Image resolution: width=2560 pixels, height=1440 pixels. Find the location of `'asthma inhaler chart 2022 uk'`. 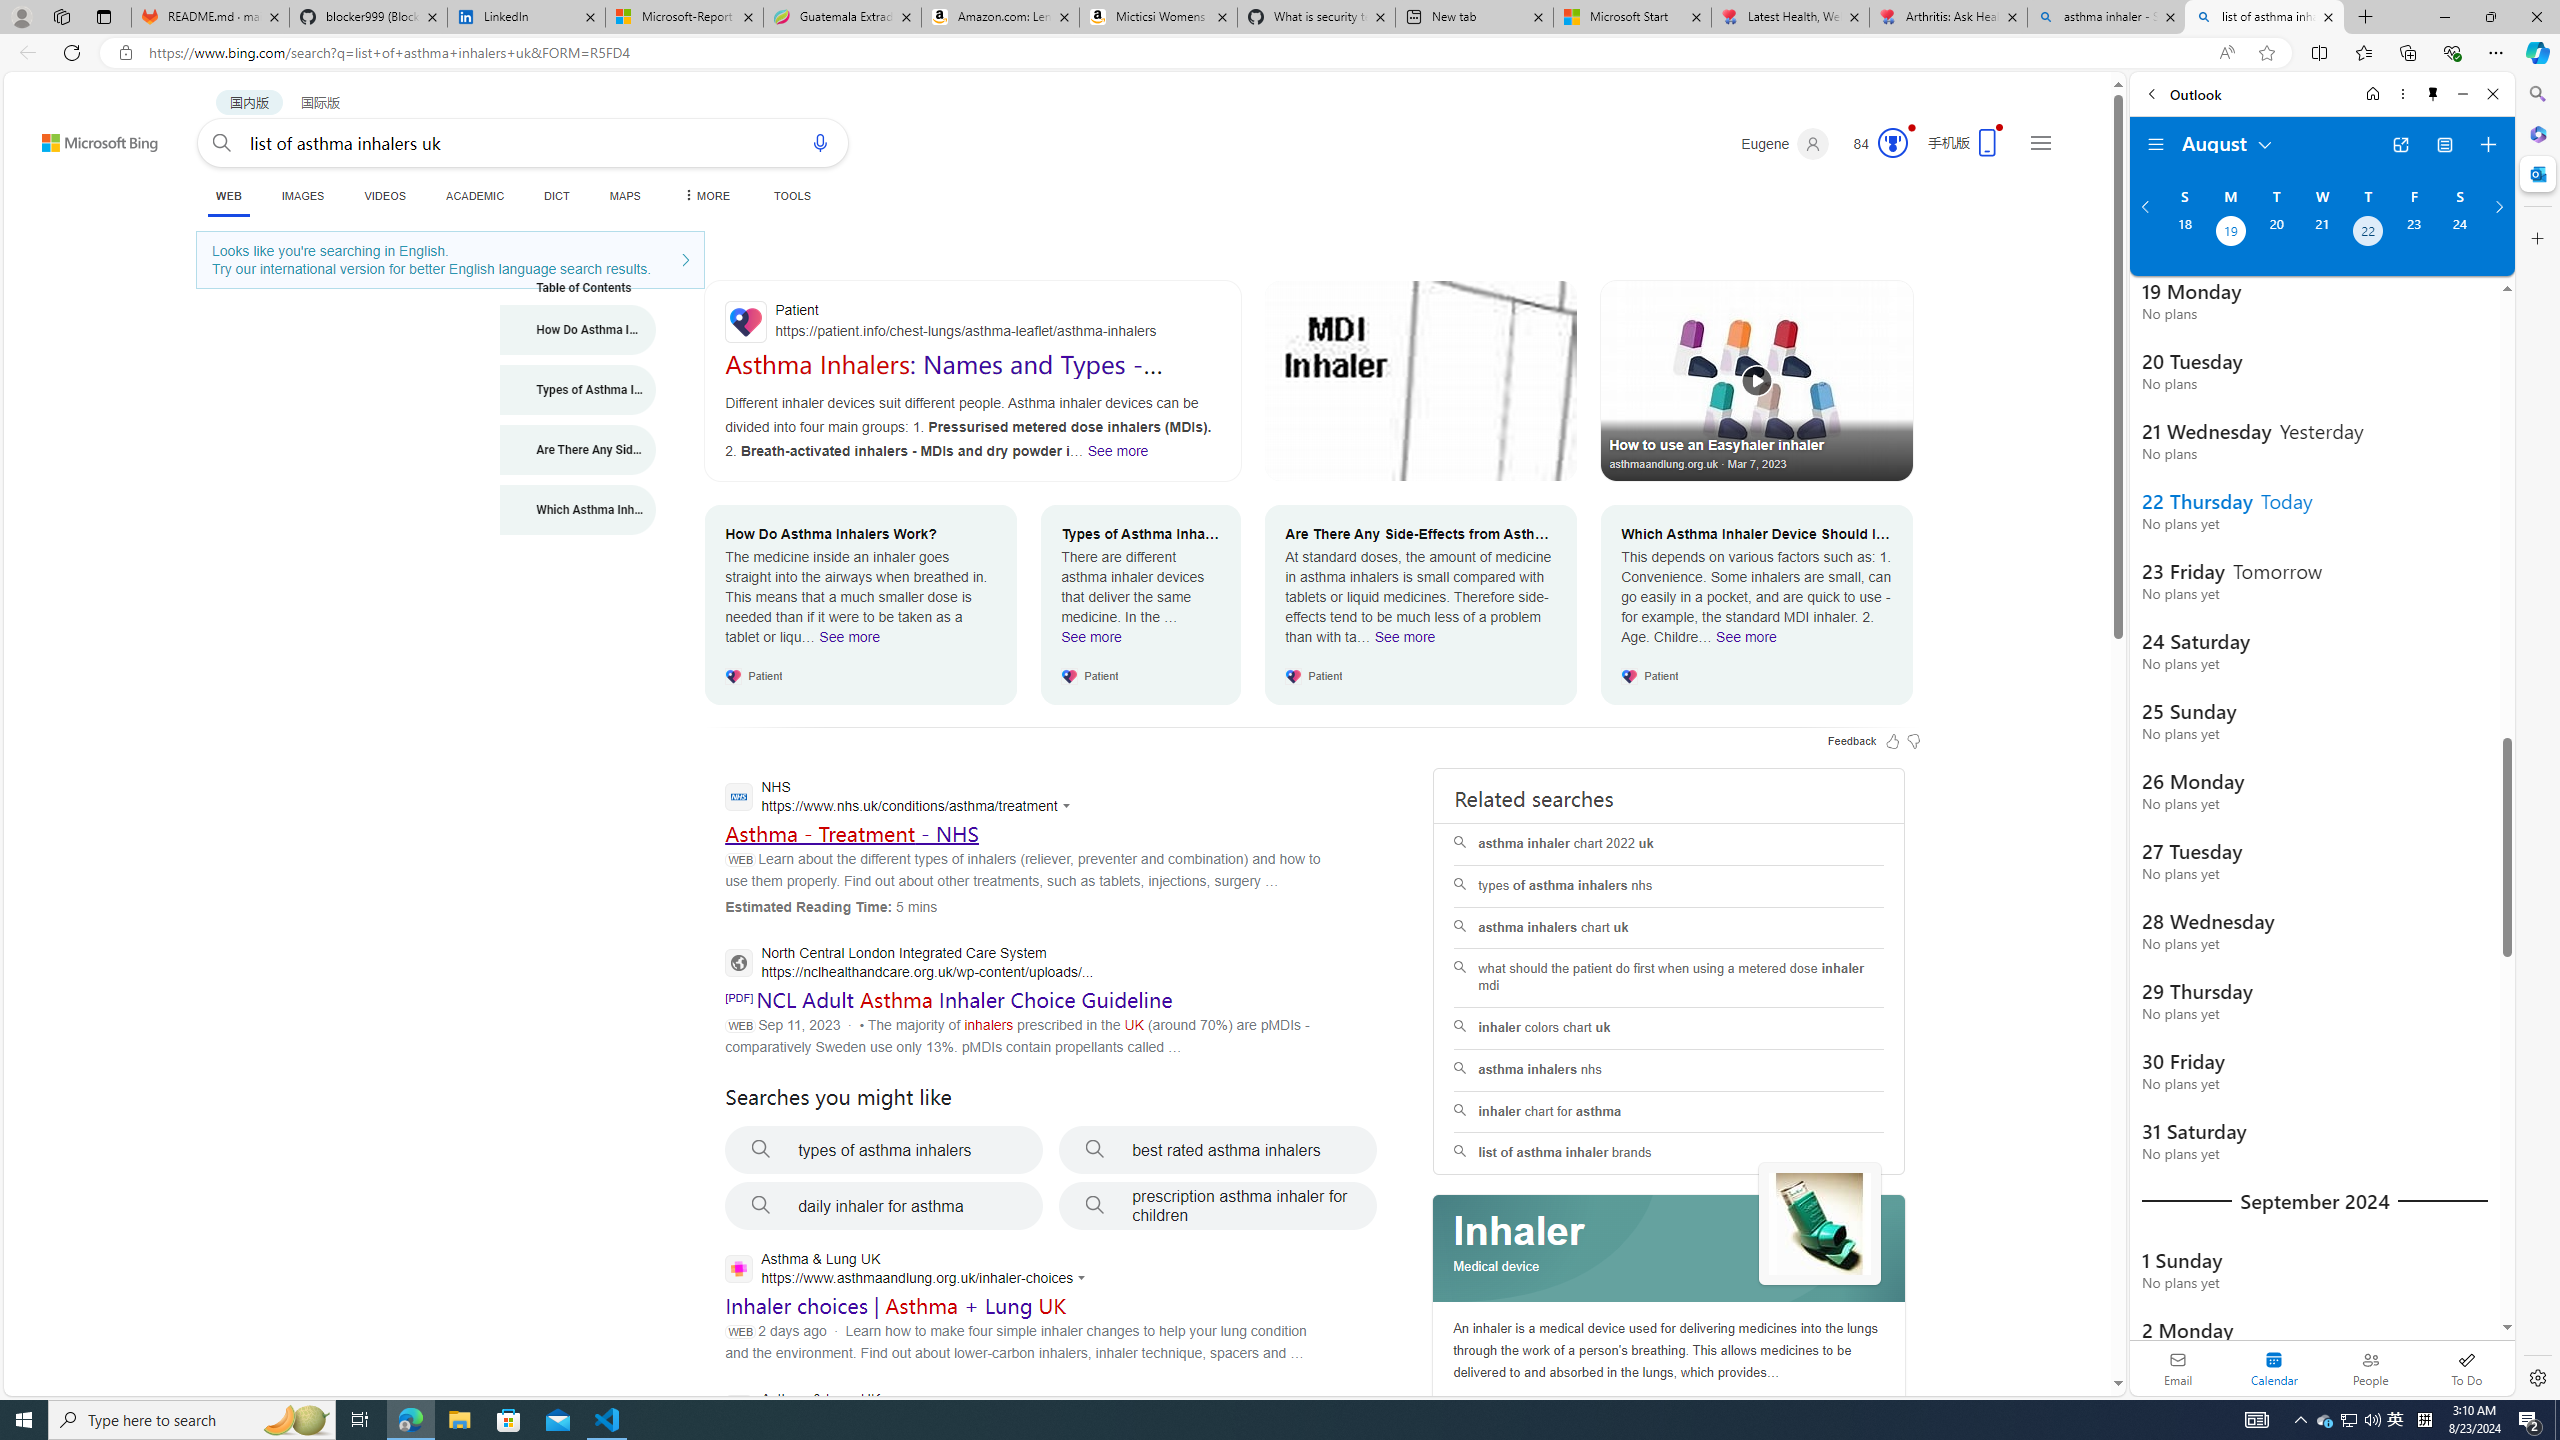

'asthma inhaler chart 2022 uk' is located at coordinates (1668, 843).